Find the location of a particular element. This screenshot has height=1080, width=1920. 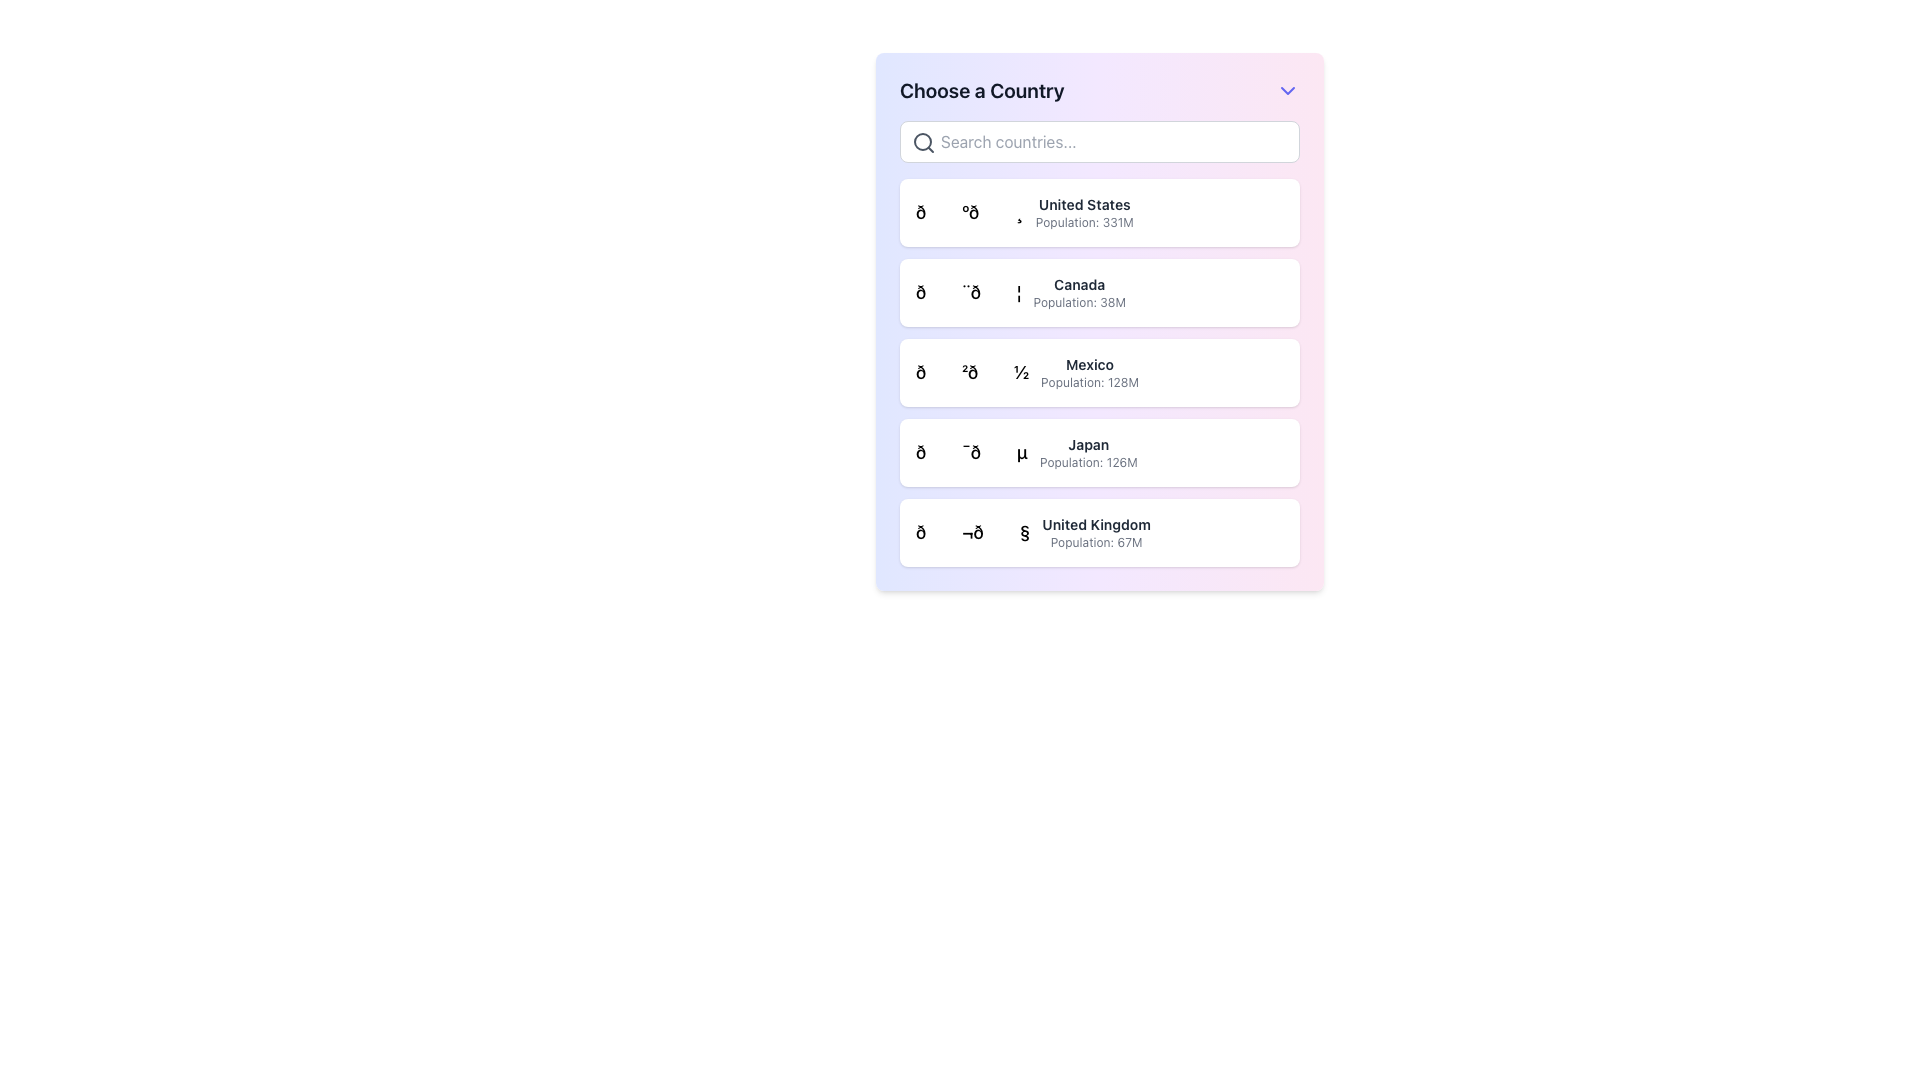

the bold emblem-like representation of the United Kingdom flag located in the fifth entry of the country details list is located at coordinates (973, 531).